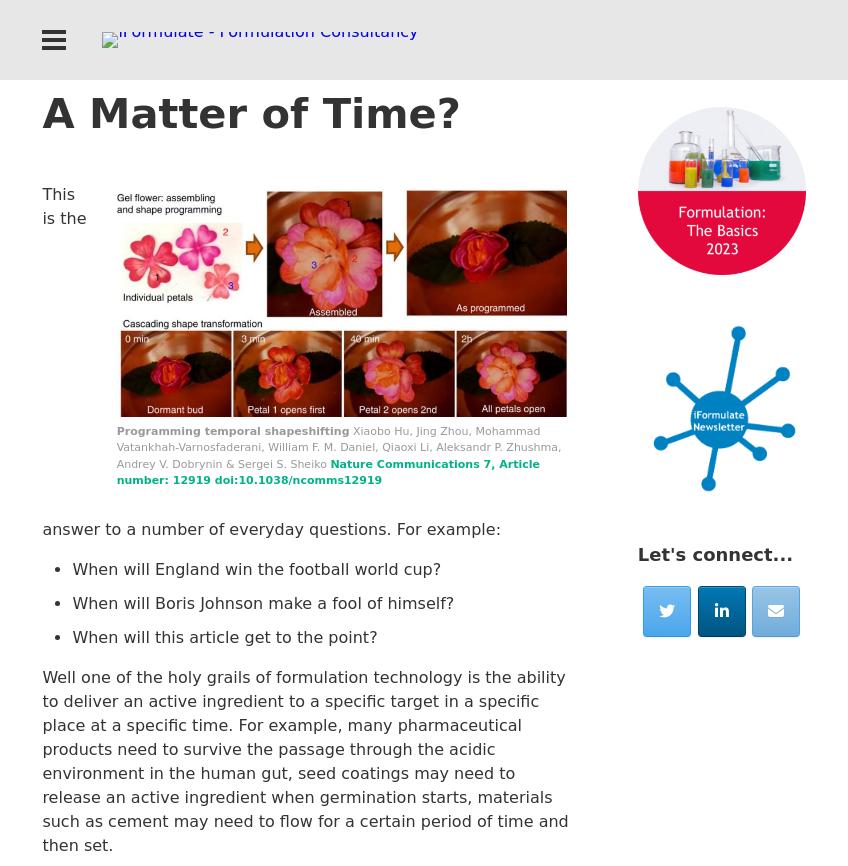  I want to click on 'Well one of the holy grails of formulation technology is the ability to deliver an active ingredient to a specific target in a specific place at a specific time. For example, many pharmaceutical products need to survive the passage through the acidic environment in the human gut, seed coatings may need to release an active ingredient when germination starts, materials such as cement may need to flow for a certain period of time and then set.', so click(305, 759).